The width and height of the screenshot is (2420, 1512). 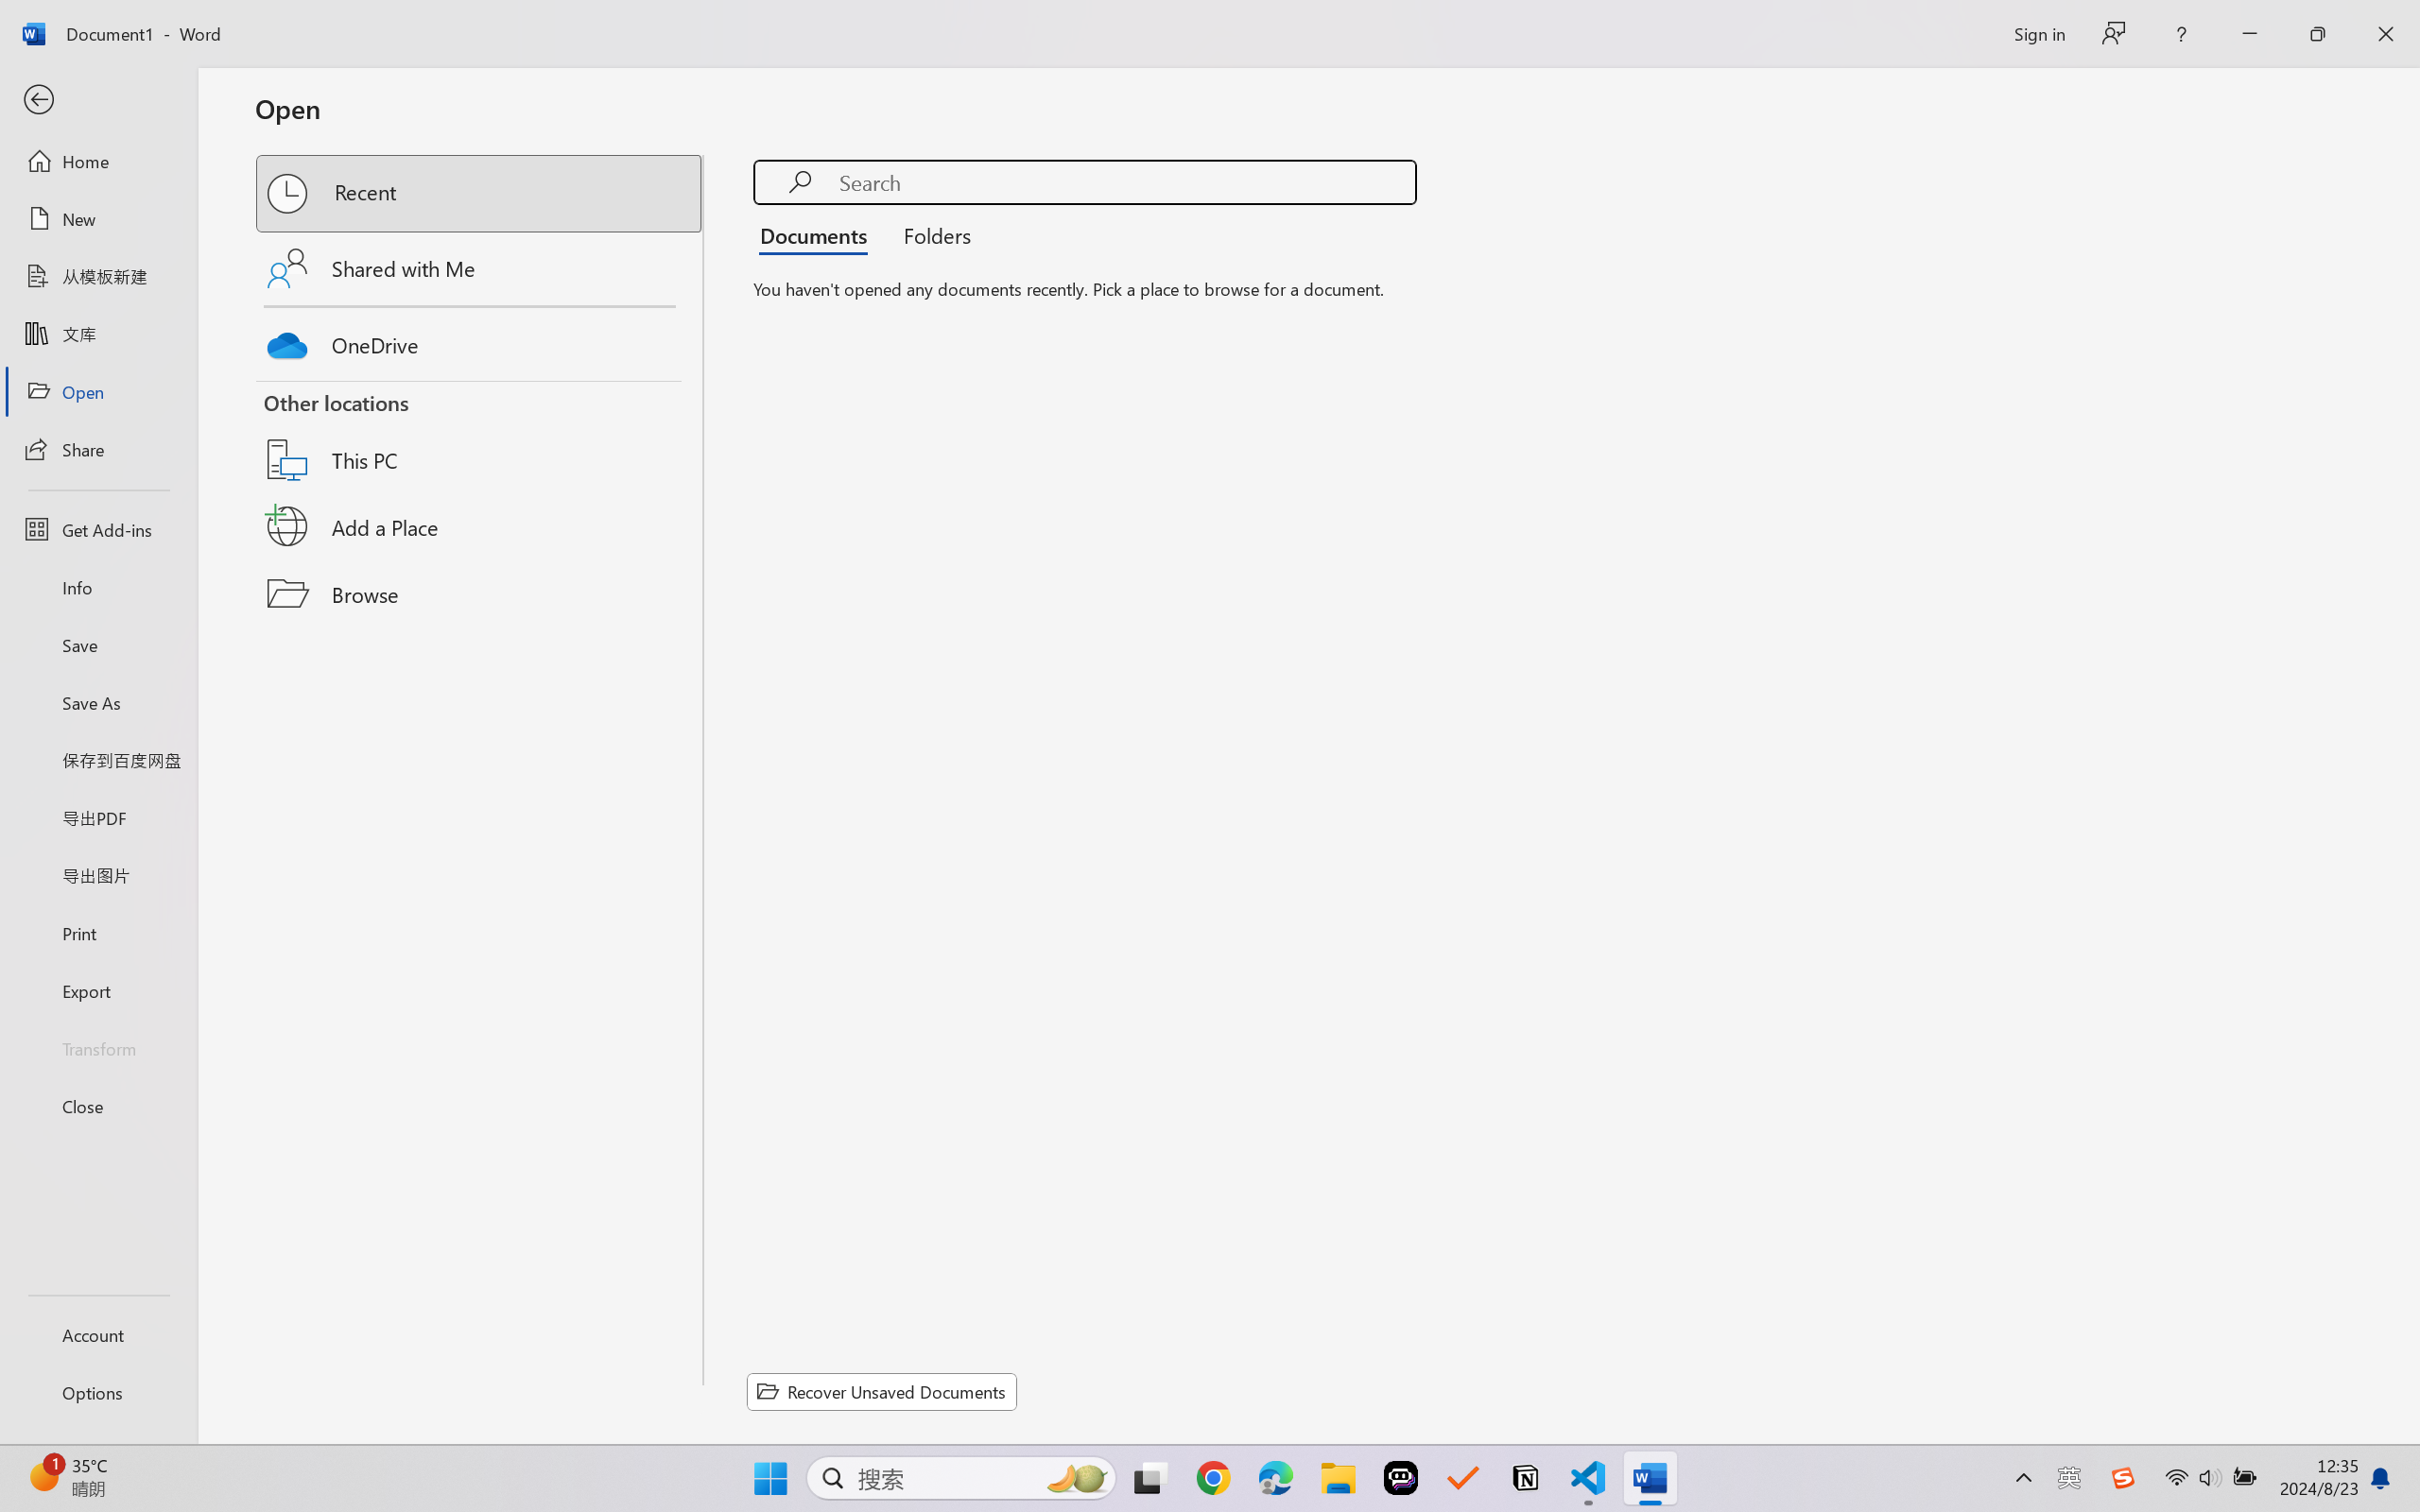 What do you see at coordinates (931, 233) in the screenshot?
I see `'Folders'` at bounding box center [931, 233].